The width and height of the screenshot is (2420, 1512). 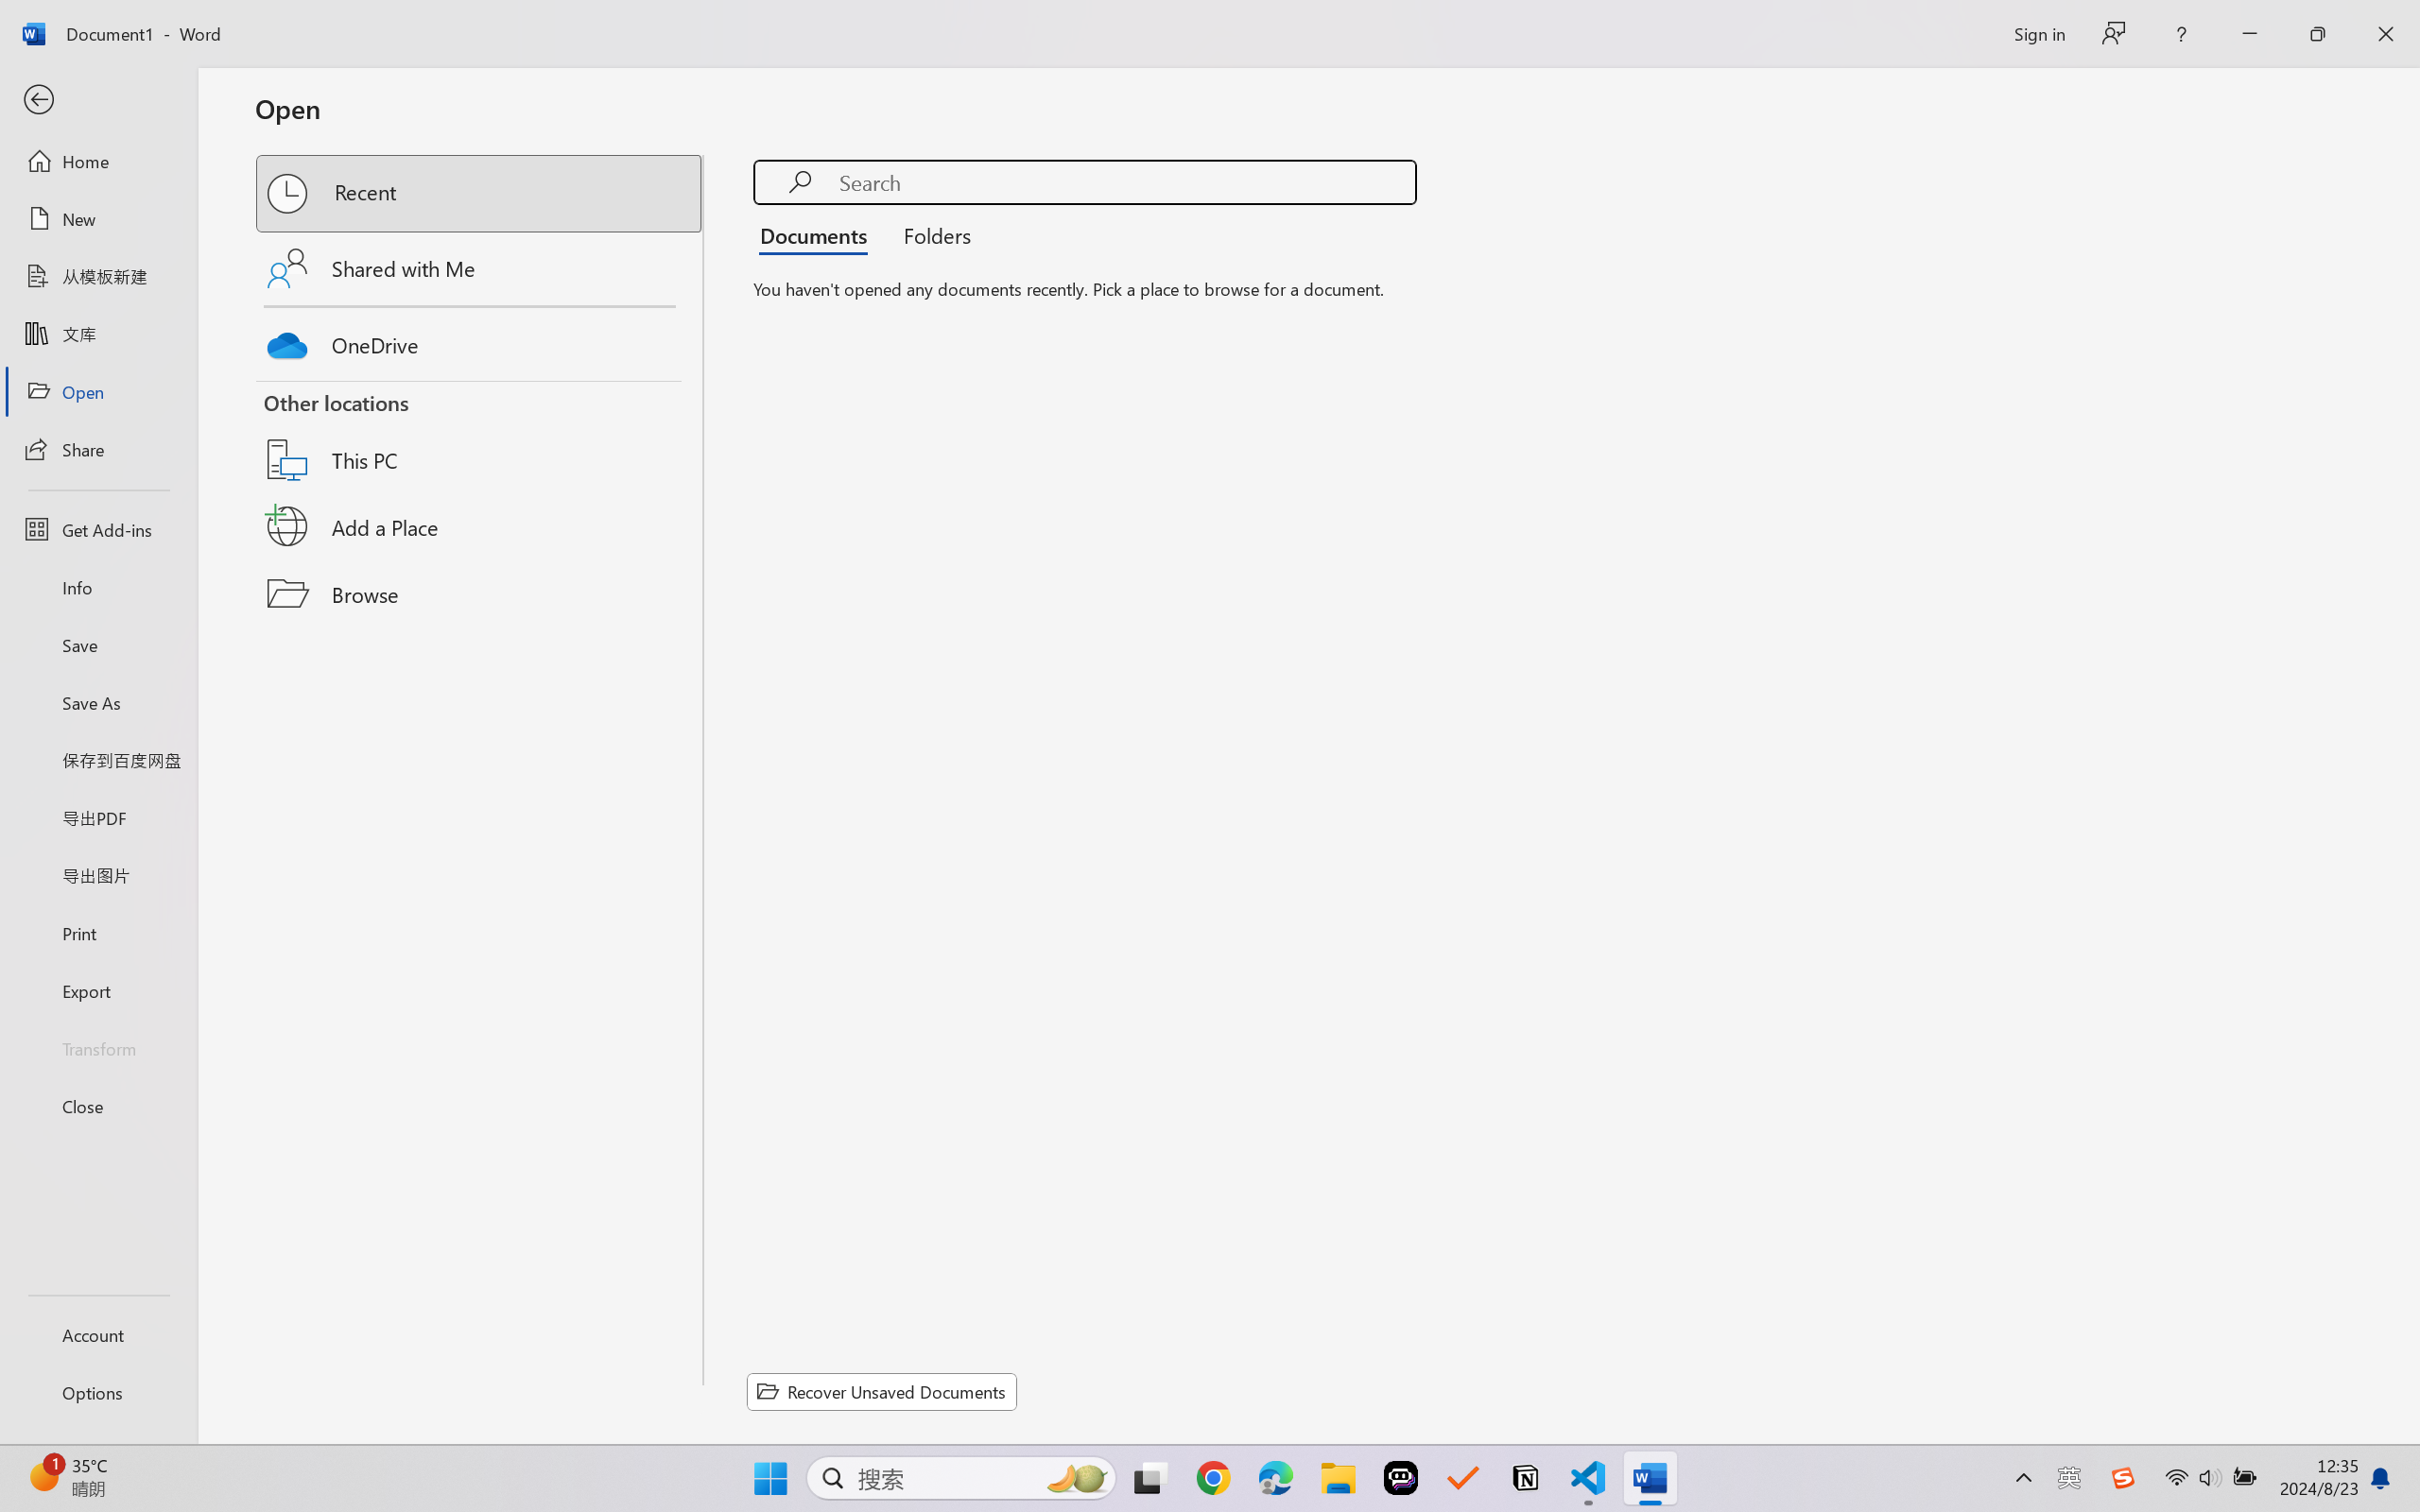 What do you see at coordinates (931, 233) in the screenshot?
I see `'Folders'` at bounding box center [931, 233].